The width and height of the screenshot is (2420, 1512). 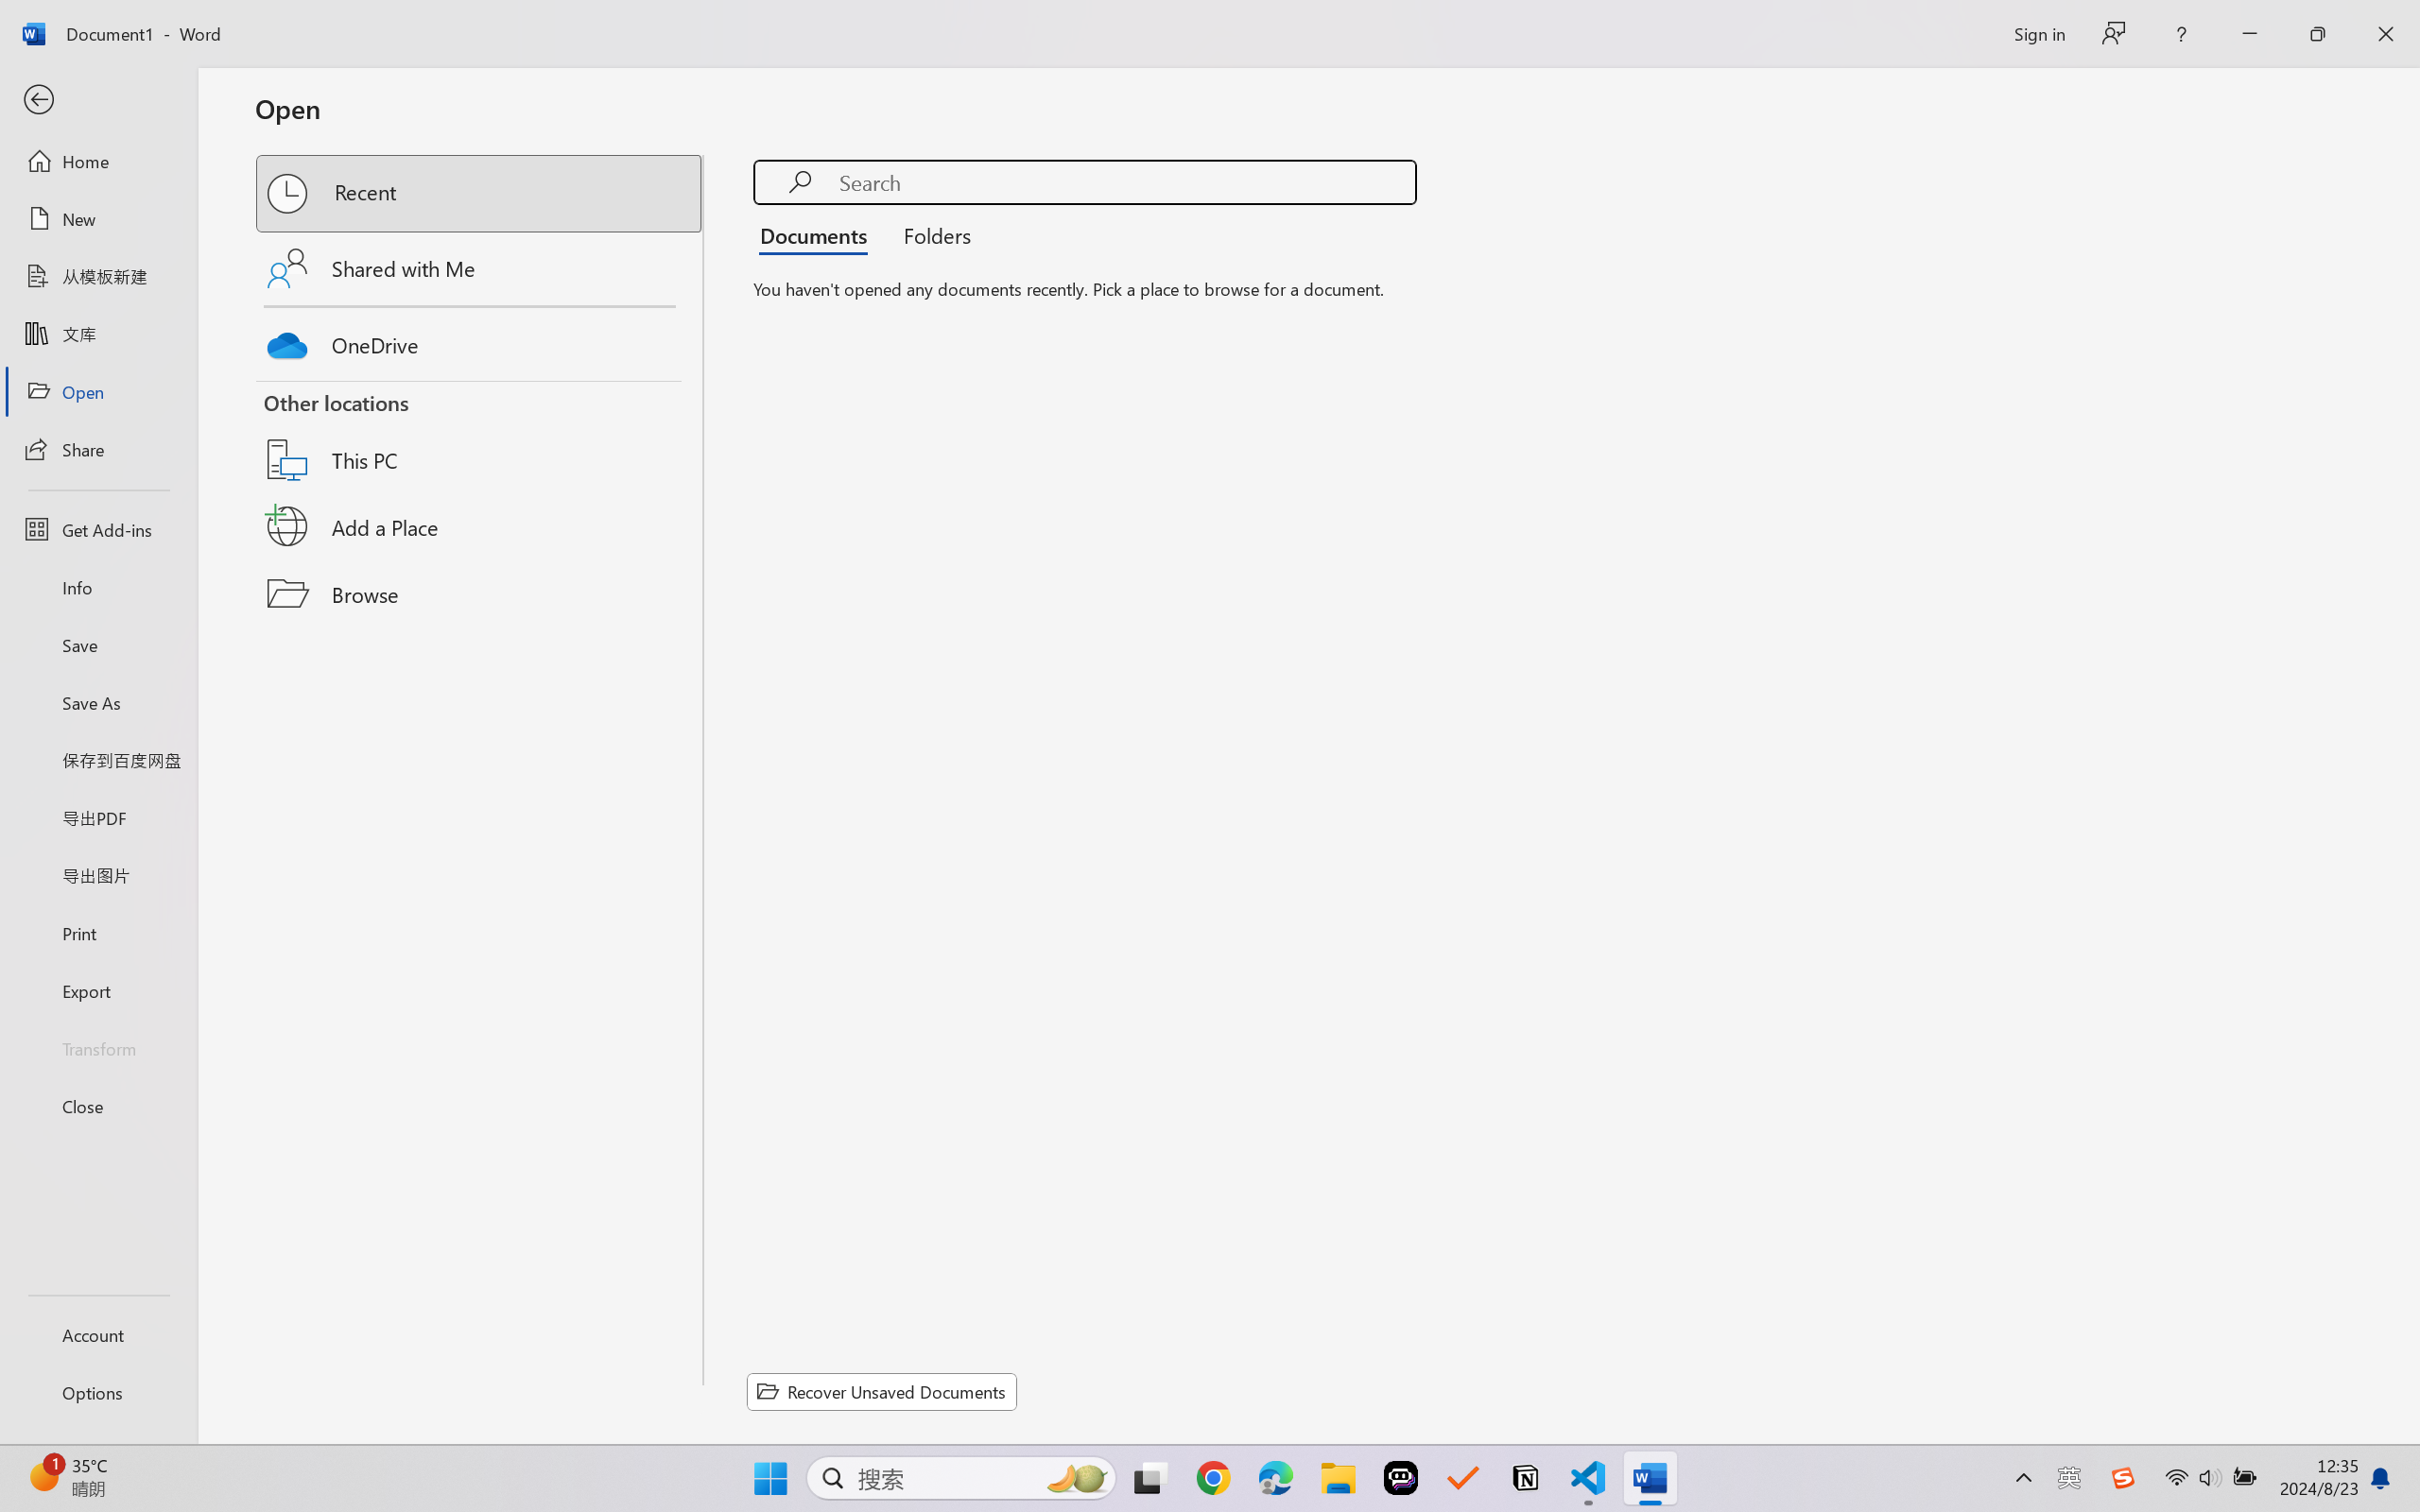 What do you see at coordinates (931, 233) in the screenshot?
I see `'Folders'` at bounding box center [931, 233].